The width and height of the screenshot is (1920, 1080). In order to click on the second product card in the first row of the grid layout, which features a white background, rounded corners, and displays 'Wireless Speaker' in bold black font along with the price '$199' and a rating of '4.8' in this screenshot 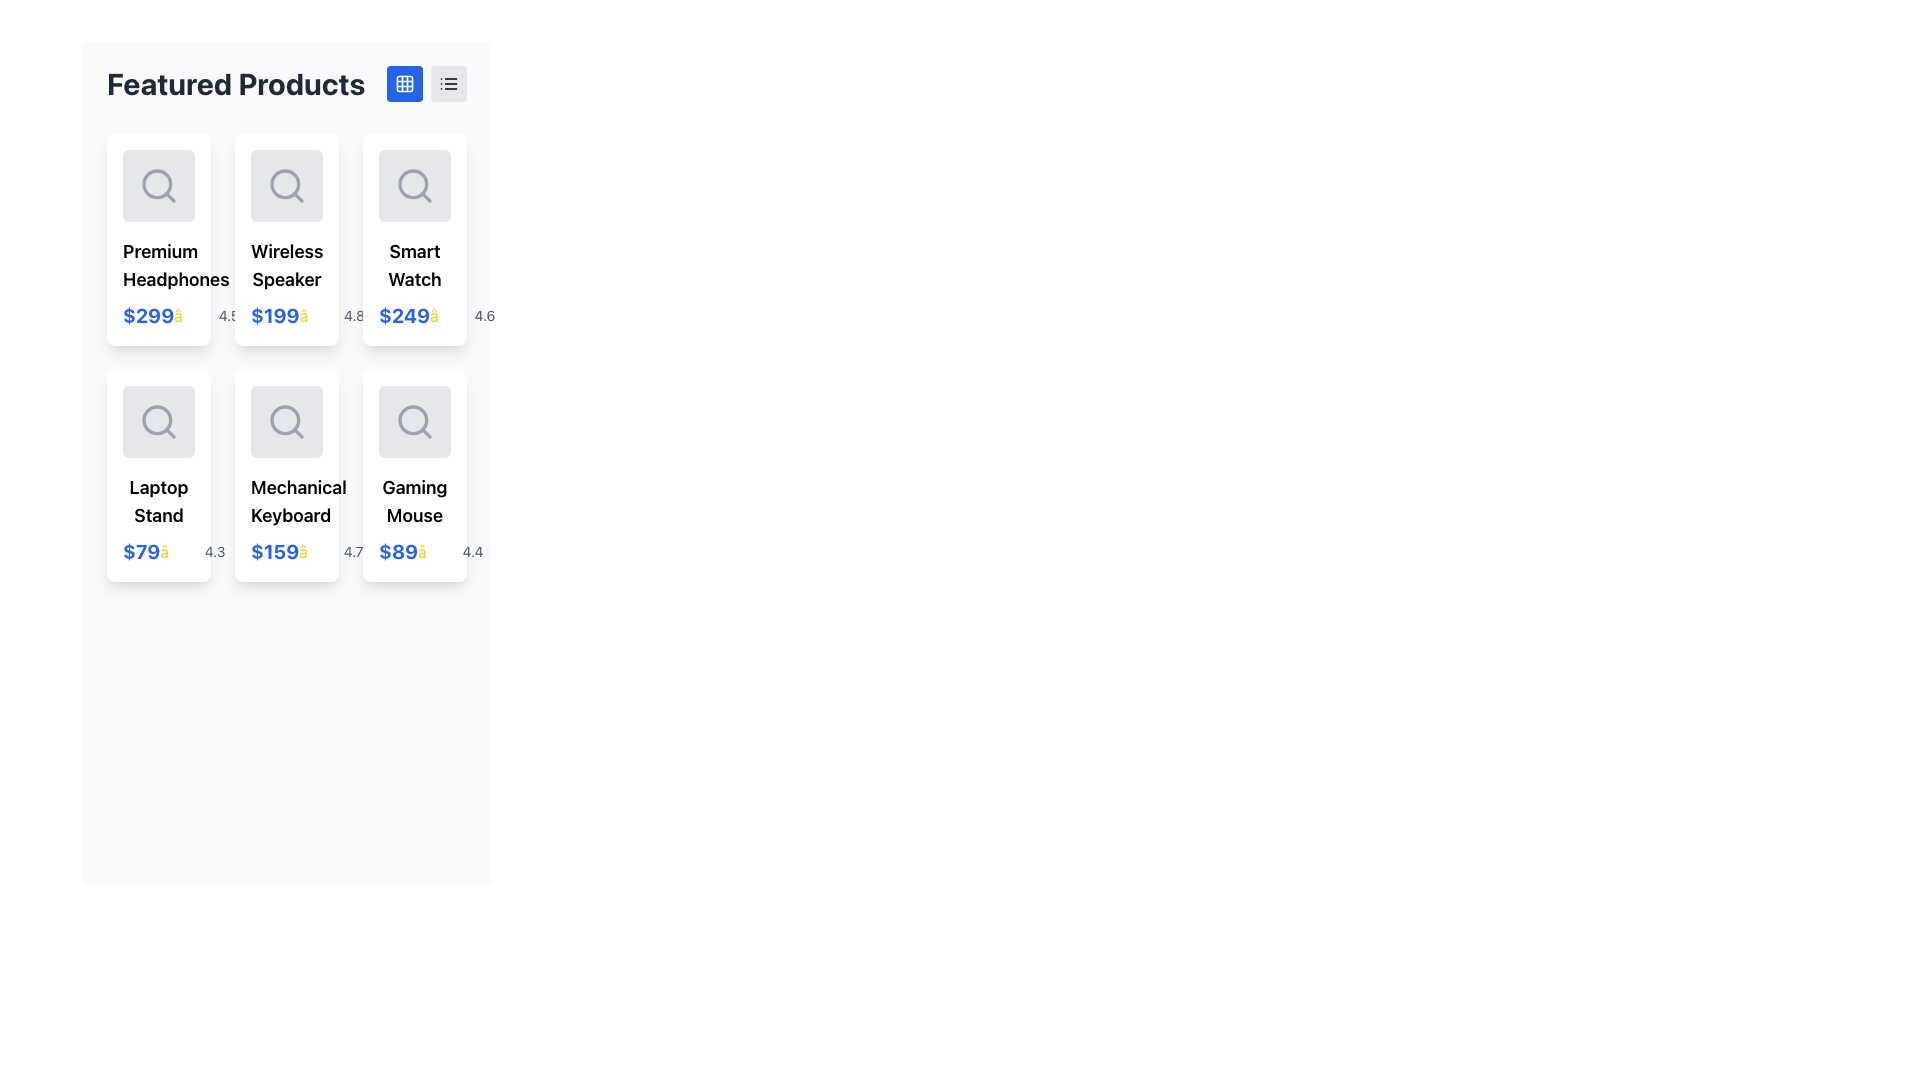, I will do `click(286, 238)`.